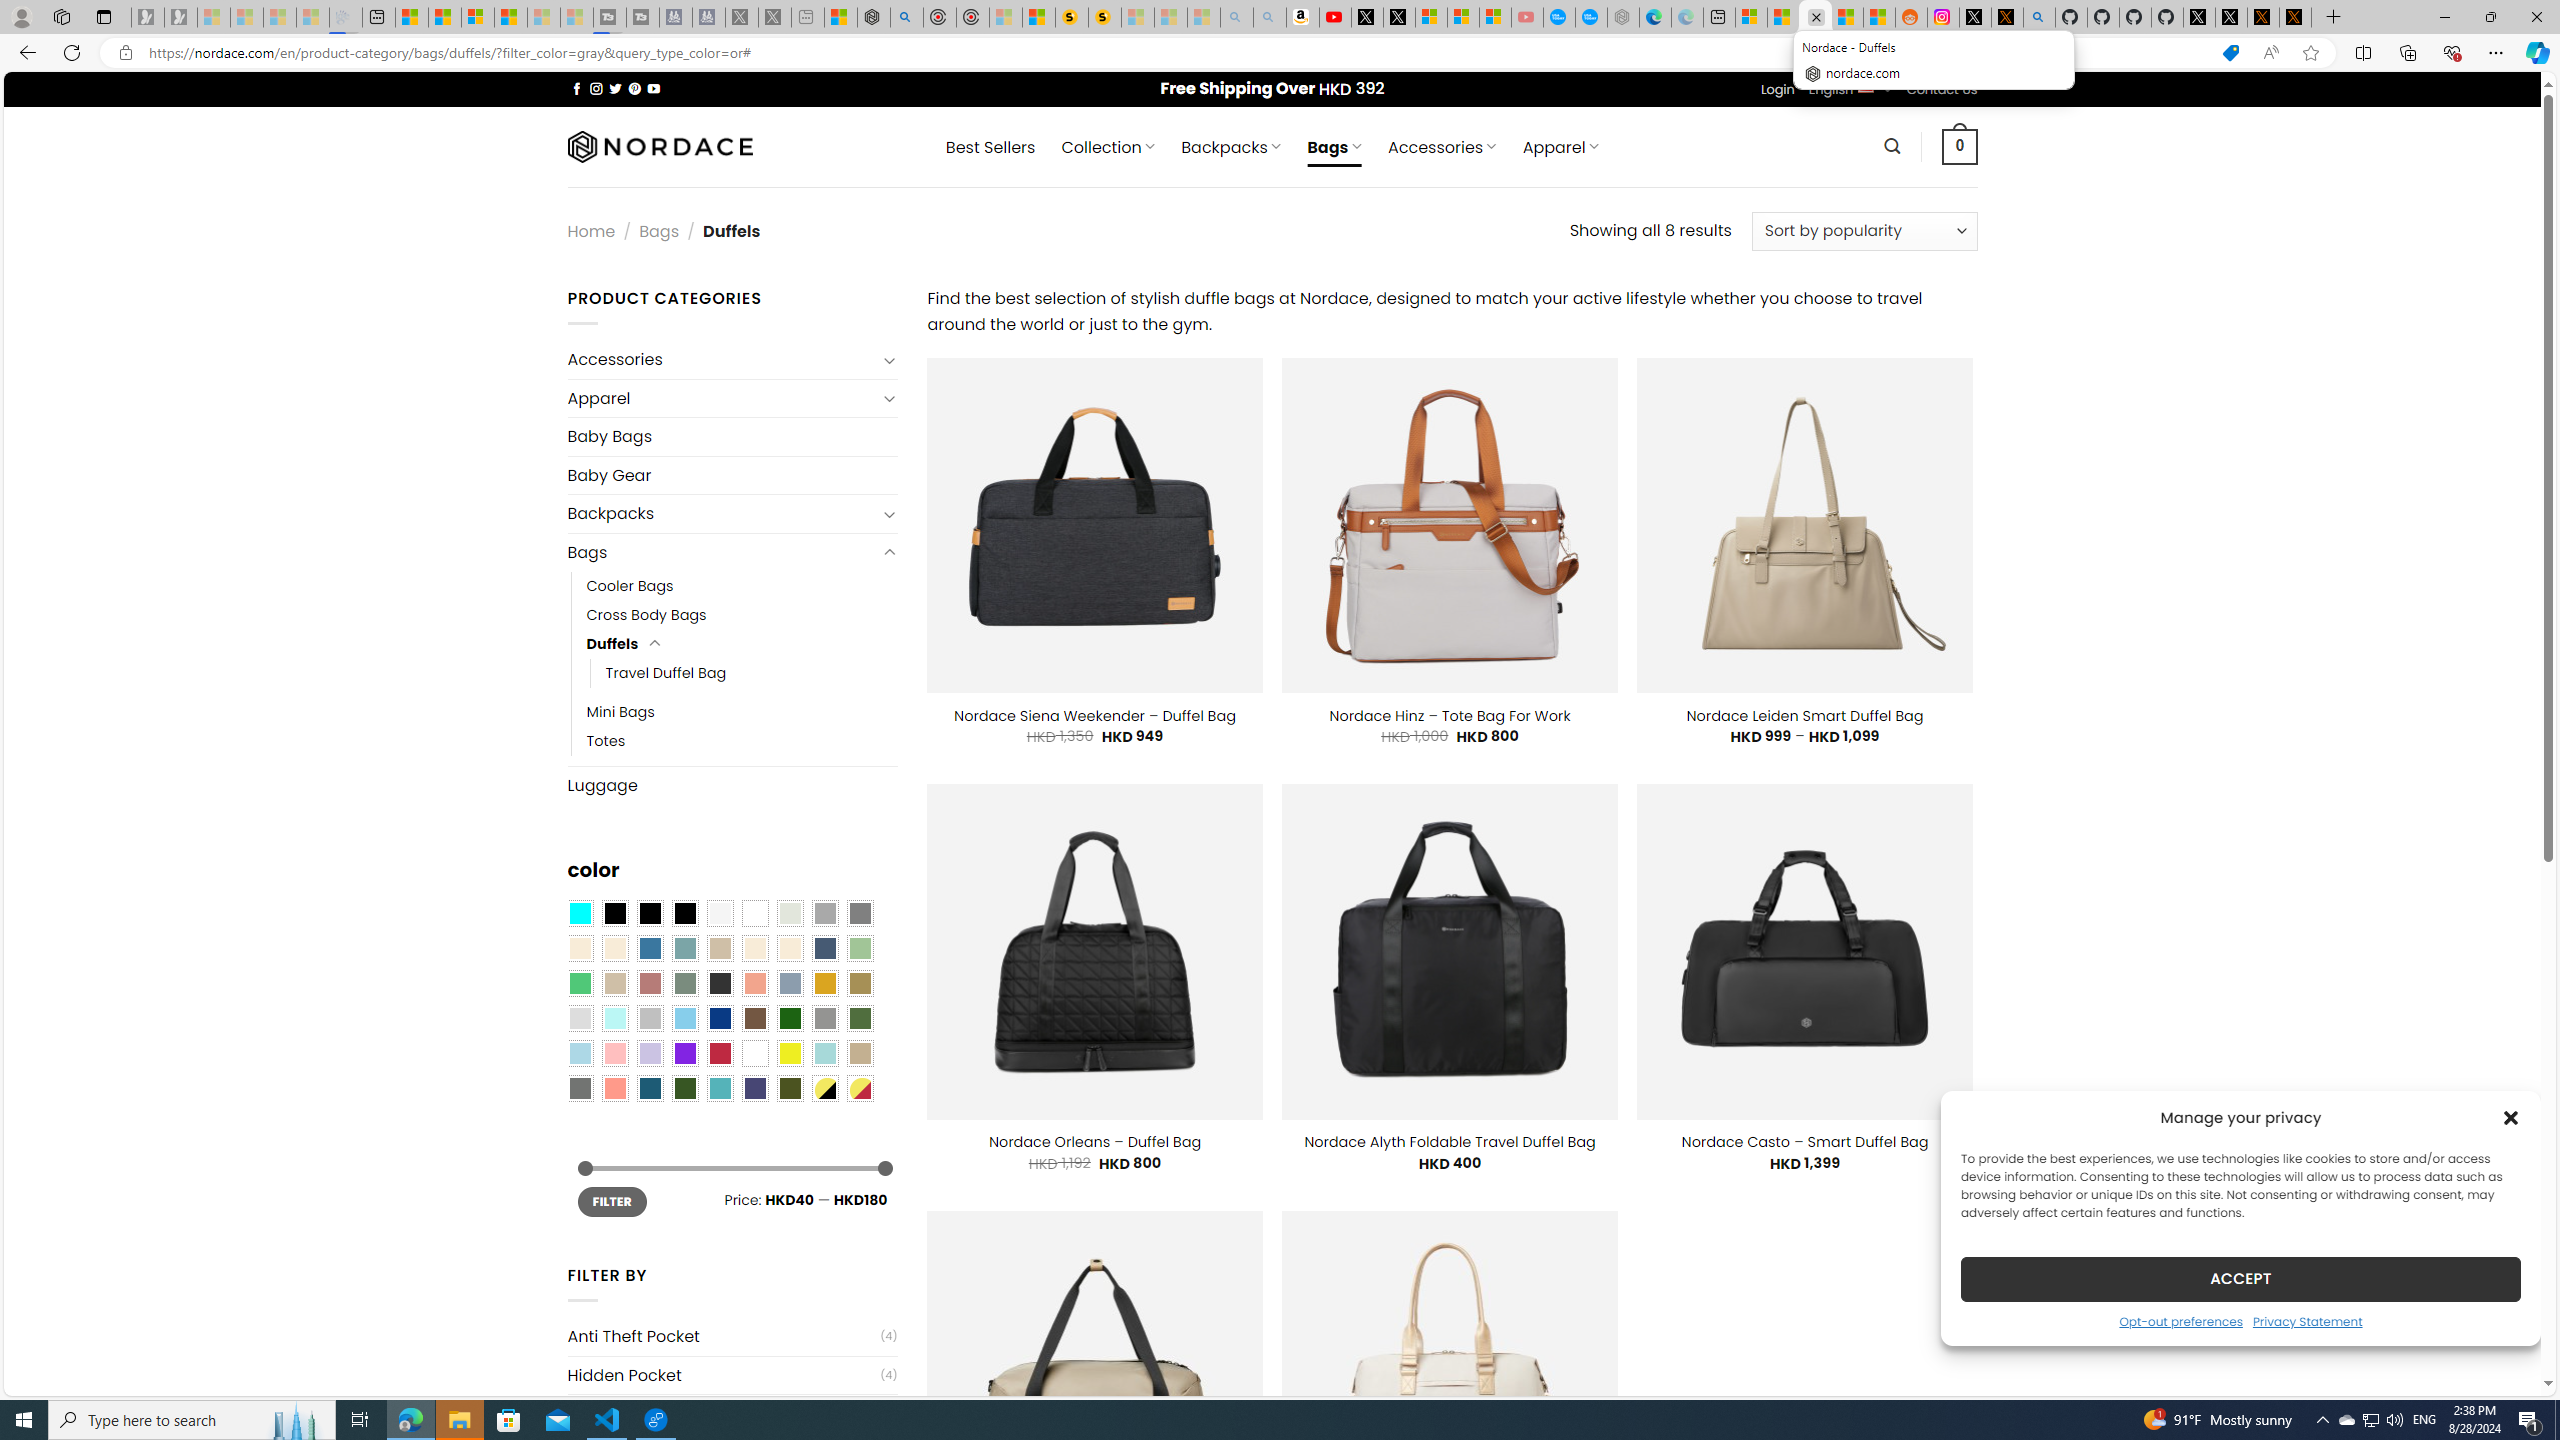  What do you see at coordinates (741, 585) in the screenshot?
I see `'Cooler Bags'` at bounding box center [741, 585].